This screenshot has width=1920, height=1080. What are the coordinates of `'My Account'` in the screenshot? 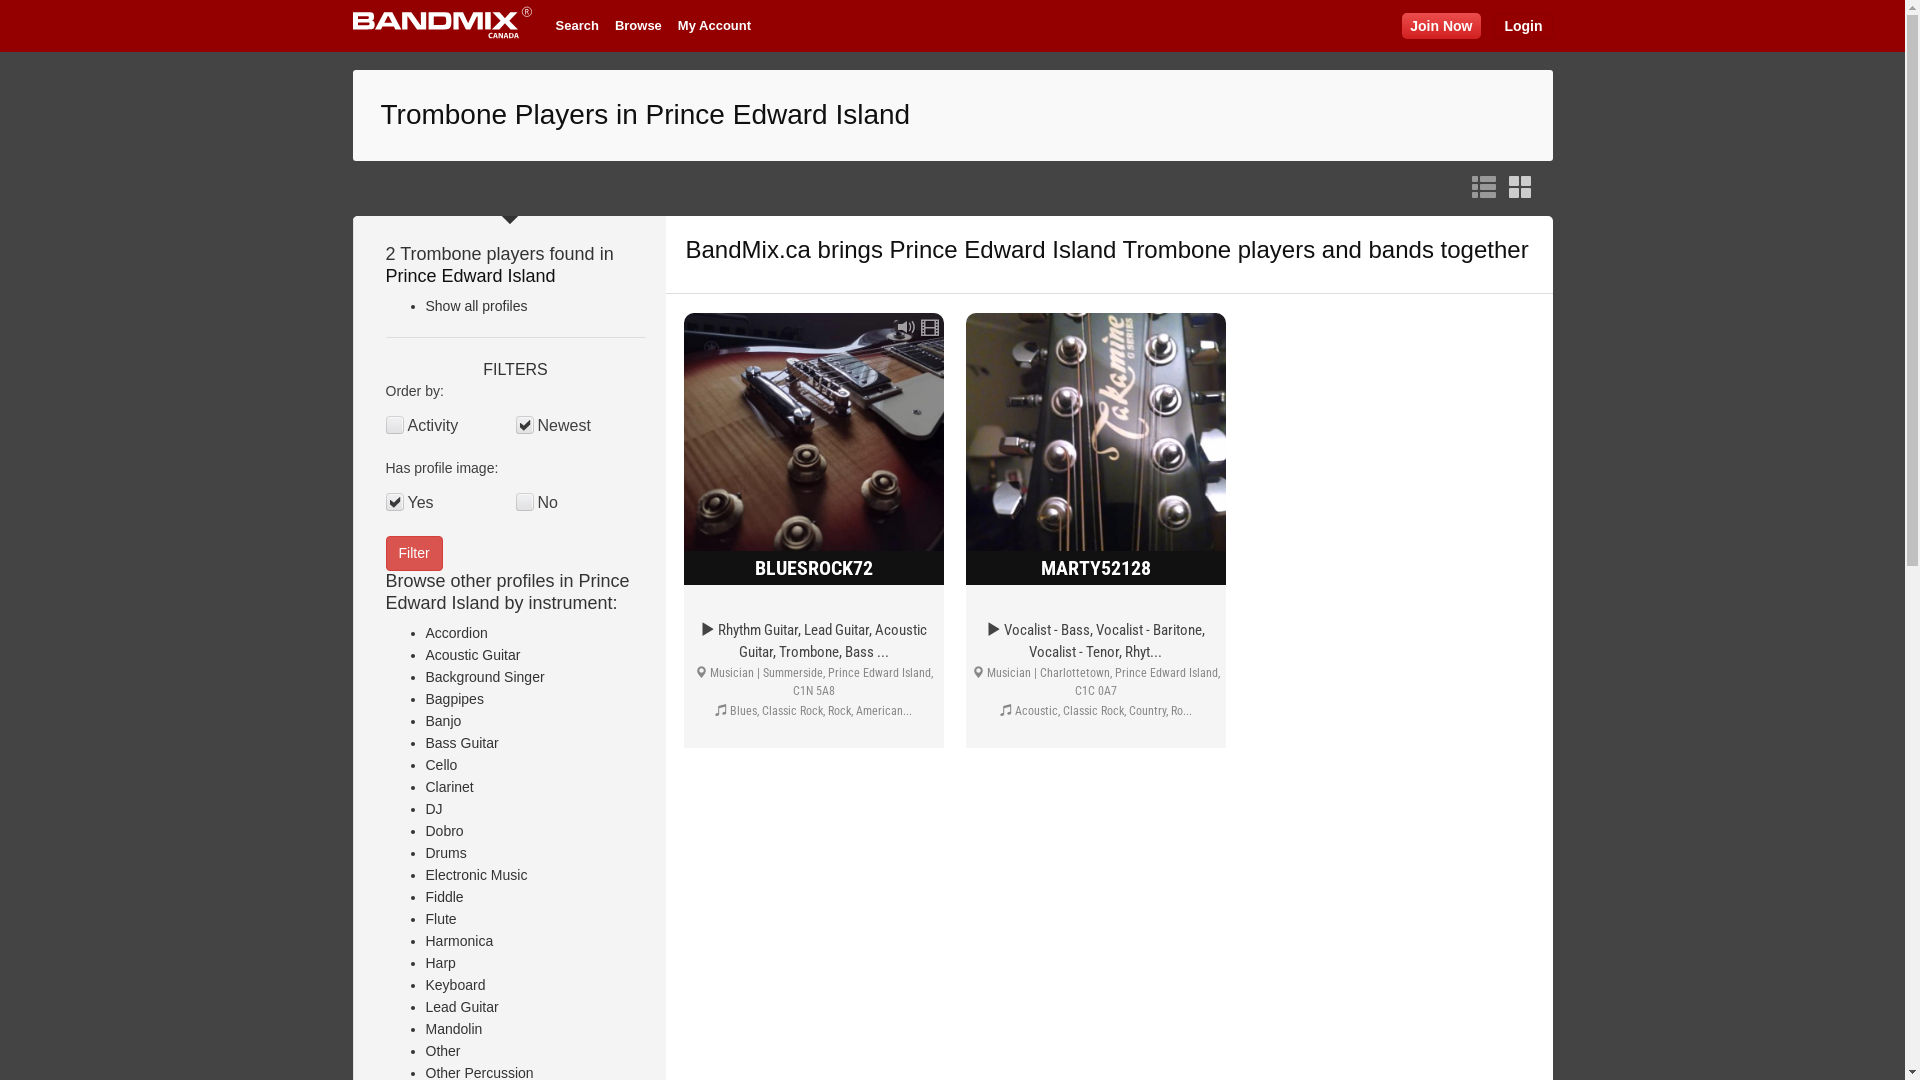 It's located at (714, 26).